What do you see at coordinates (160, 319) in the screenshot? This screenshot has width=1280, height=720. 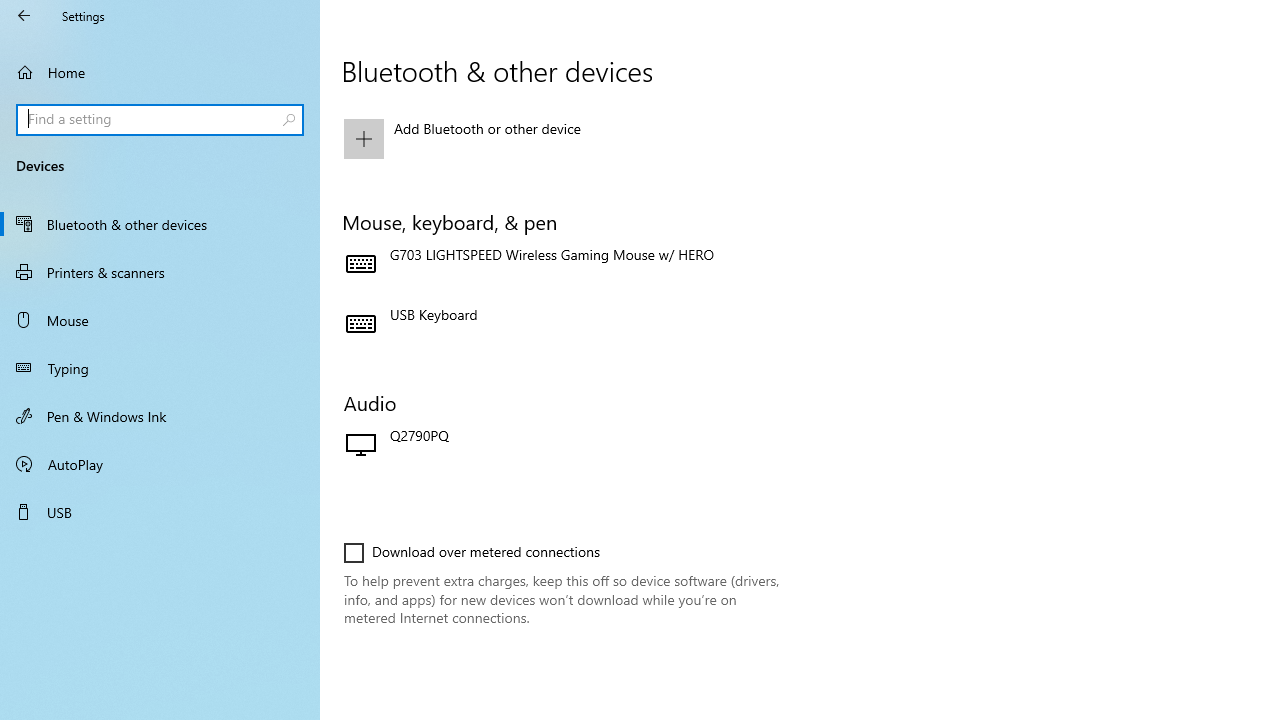 I see `'Mouse'` at bounding box center [160, 319].